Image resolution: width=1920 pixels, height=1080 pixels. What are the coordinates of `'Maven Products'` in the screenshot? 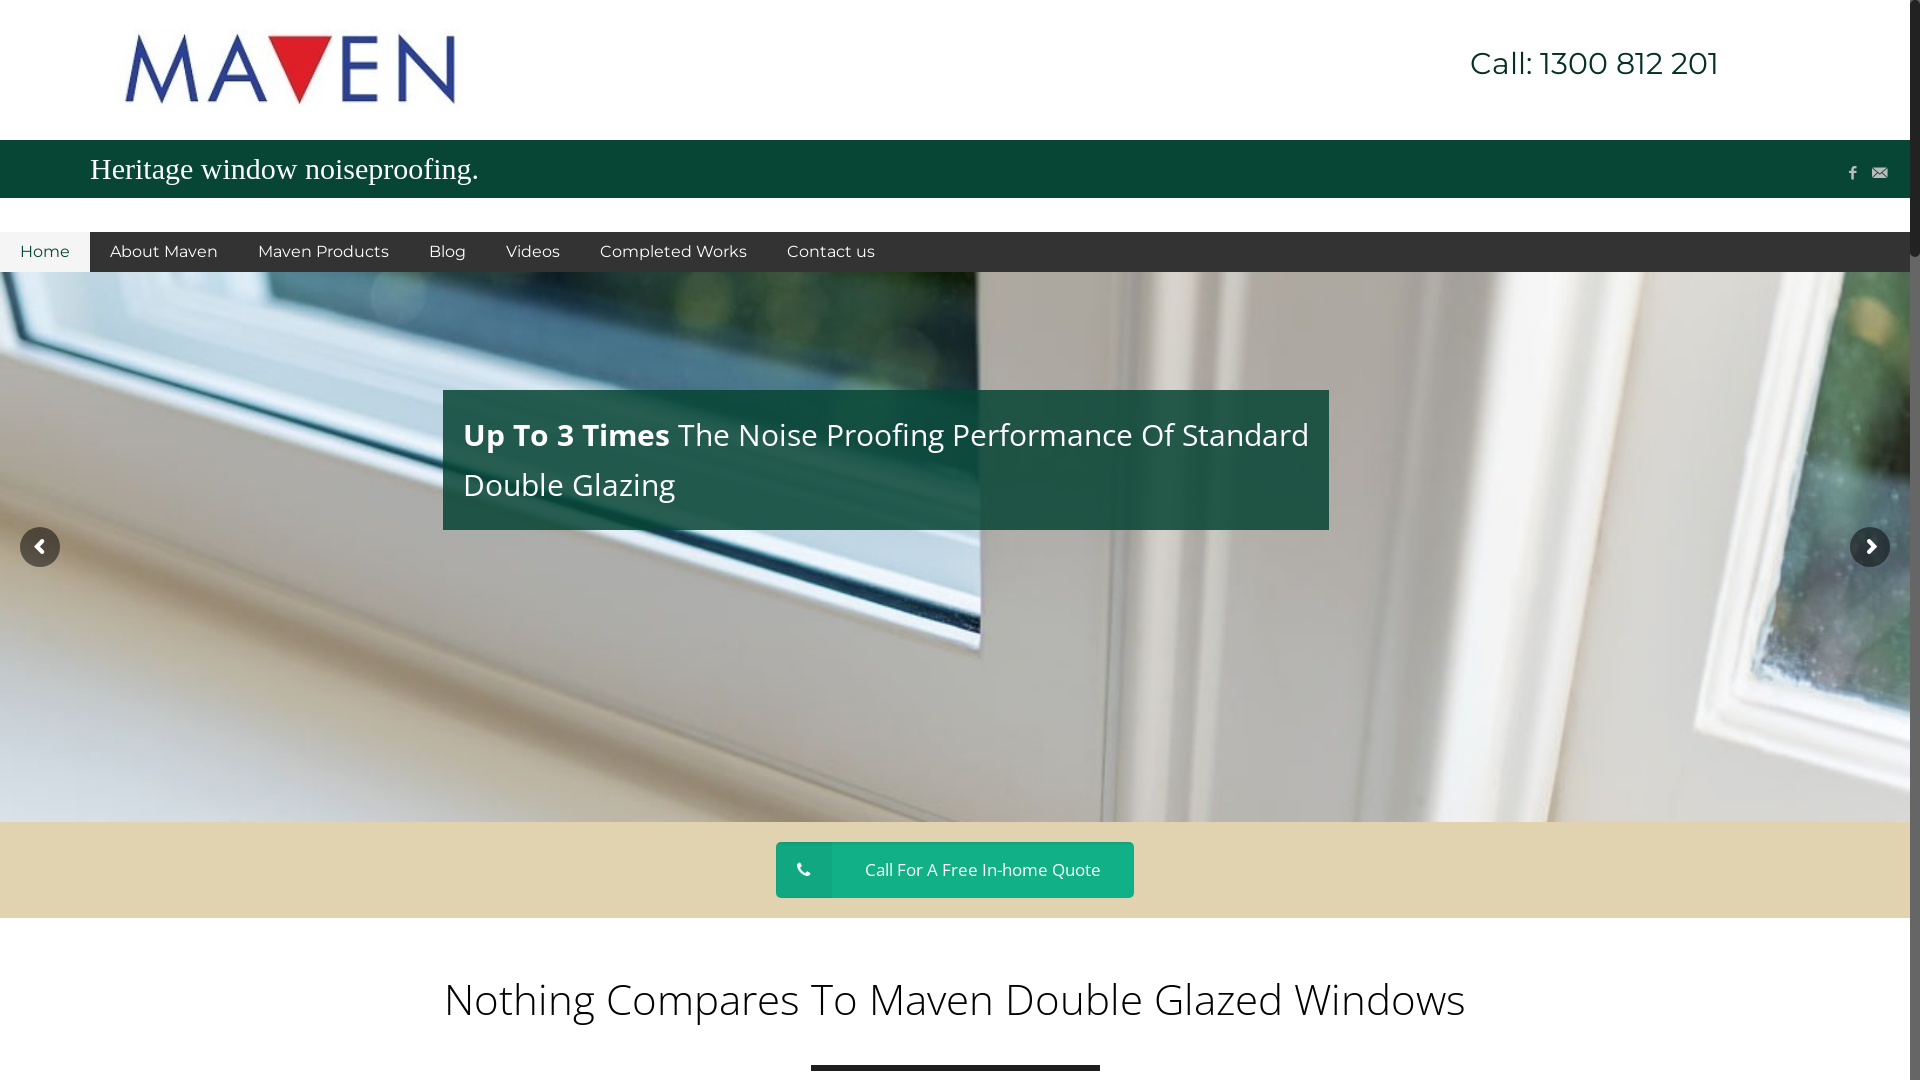 It's located at (323, 250).